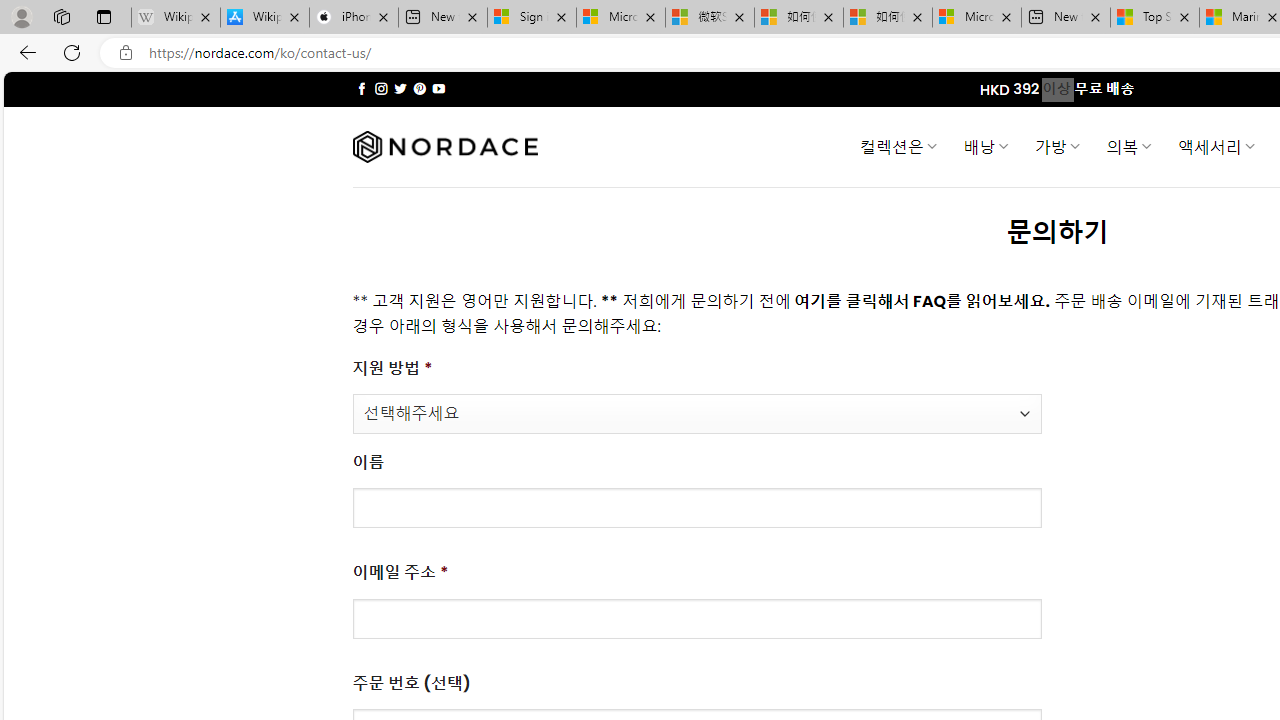  What do you see at coordinates (418, 88) in the screenshot?
I see `'Follow on Pinterest'` at bounding box center [418, 88].